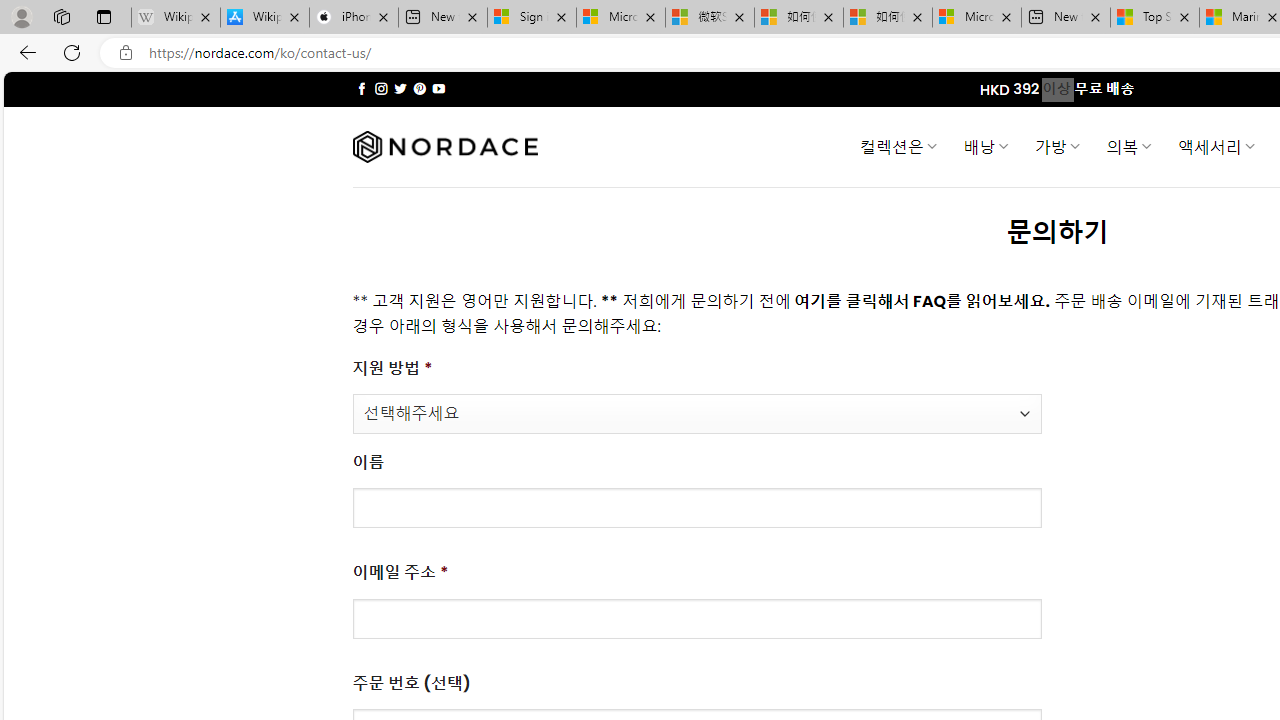  What do you see at coordinates (418, 88) in the screenshot?
I see `'Follow on Pinterest'` at bounding box center [418, 88].